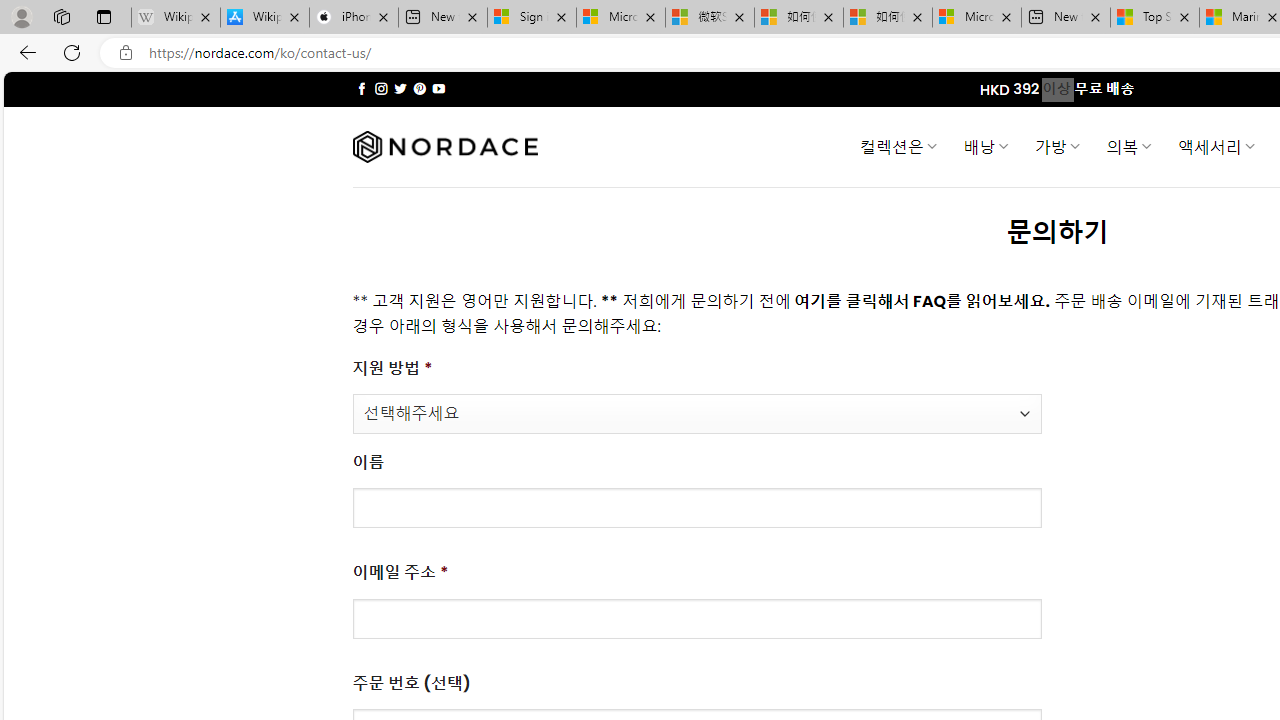  What do you see at coordinates (418, 88) in the screenshot?
I see `'Follow on Pinterest'` at bounding box center [418, 88].